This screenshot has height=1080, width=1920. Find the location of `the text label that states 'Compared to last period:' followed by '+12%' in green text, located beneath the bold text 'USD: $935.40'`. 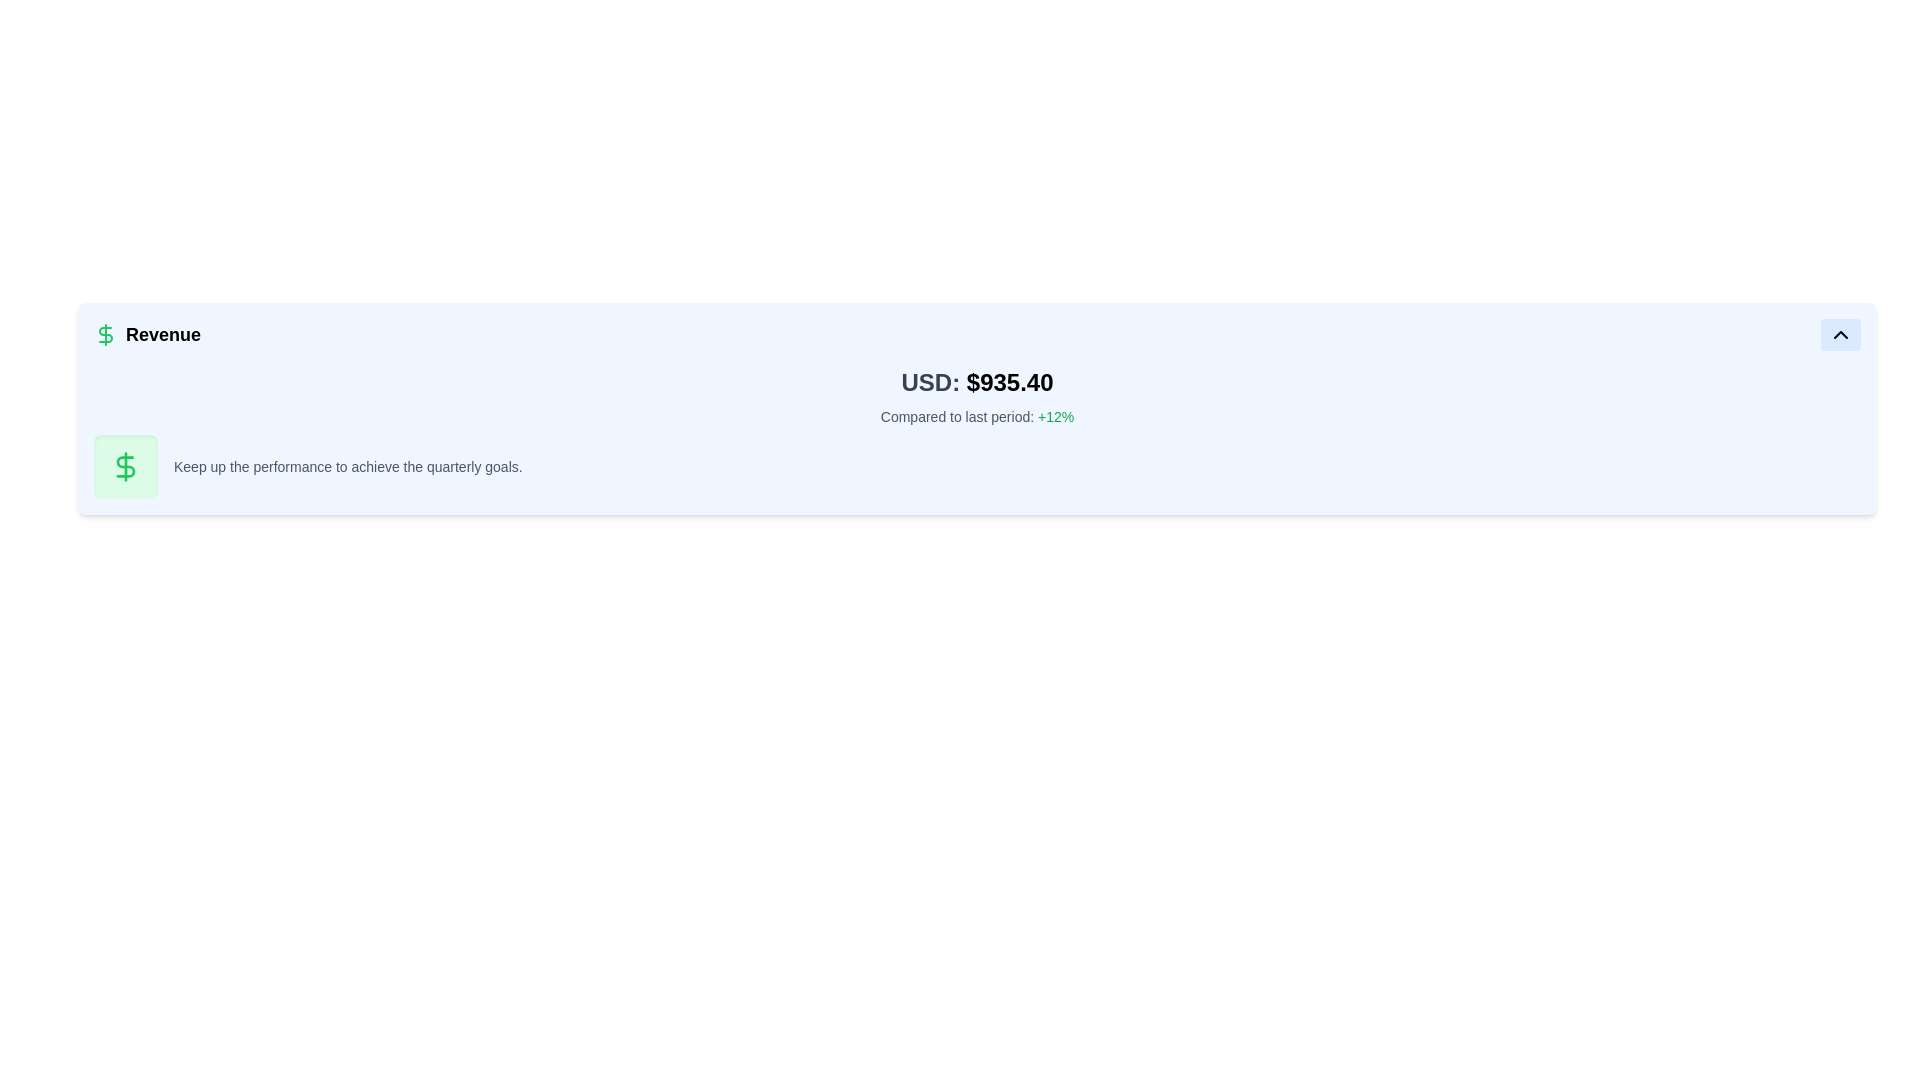

the text label that states 'Compared to last period:' followed by '+12%' in green text, located beneath the bold text 'USD: $935.40' is located at coordinates (977, 415).